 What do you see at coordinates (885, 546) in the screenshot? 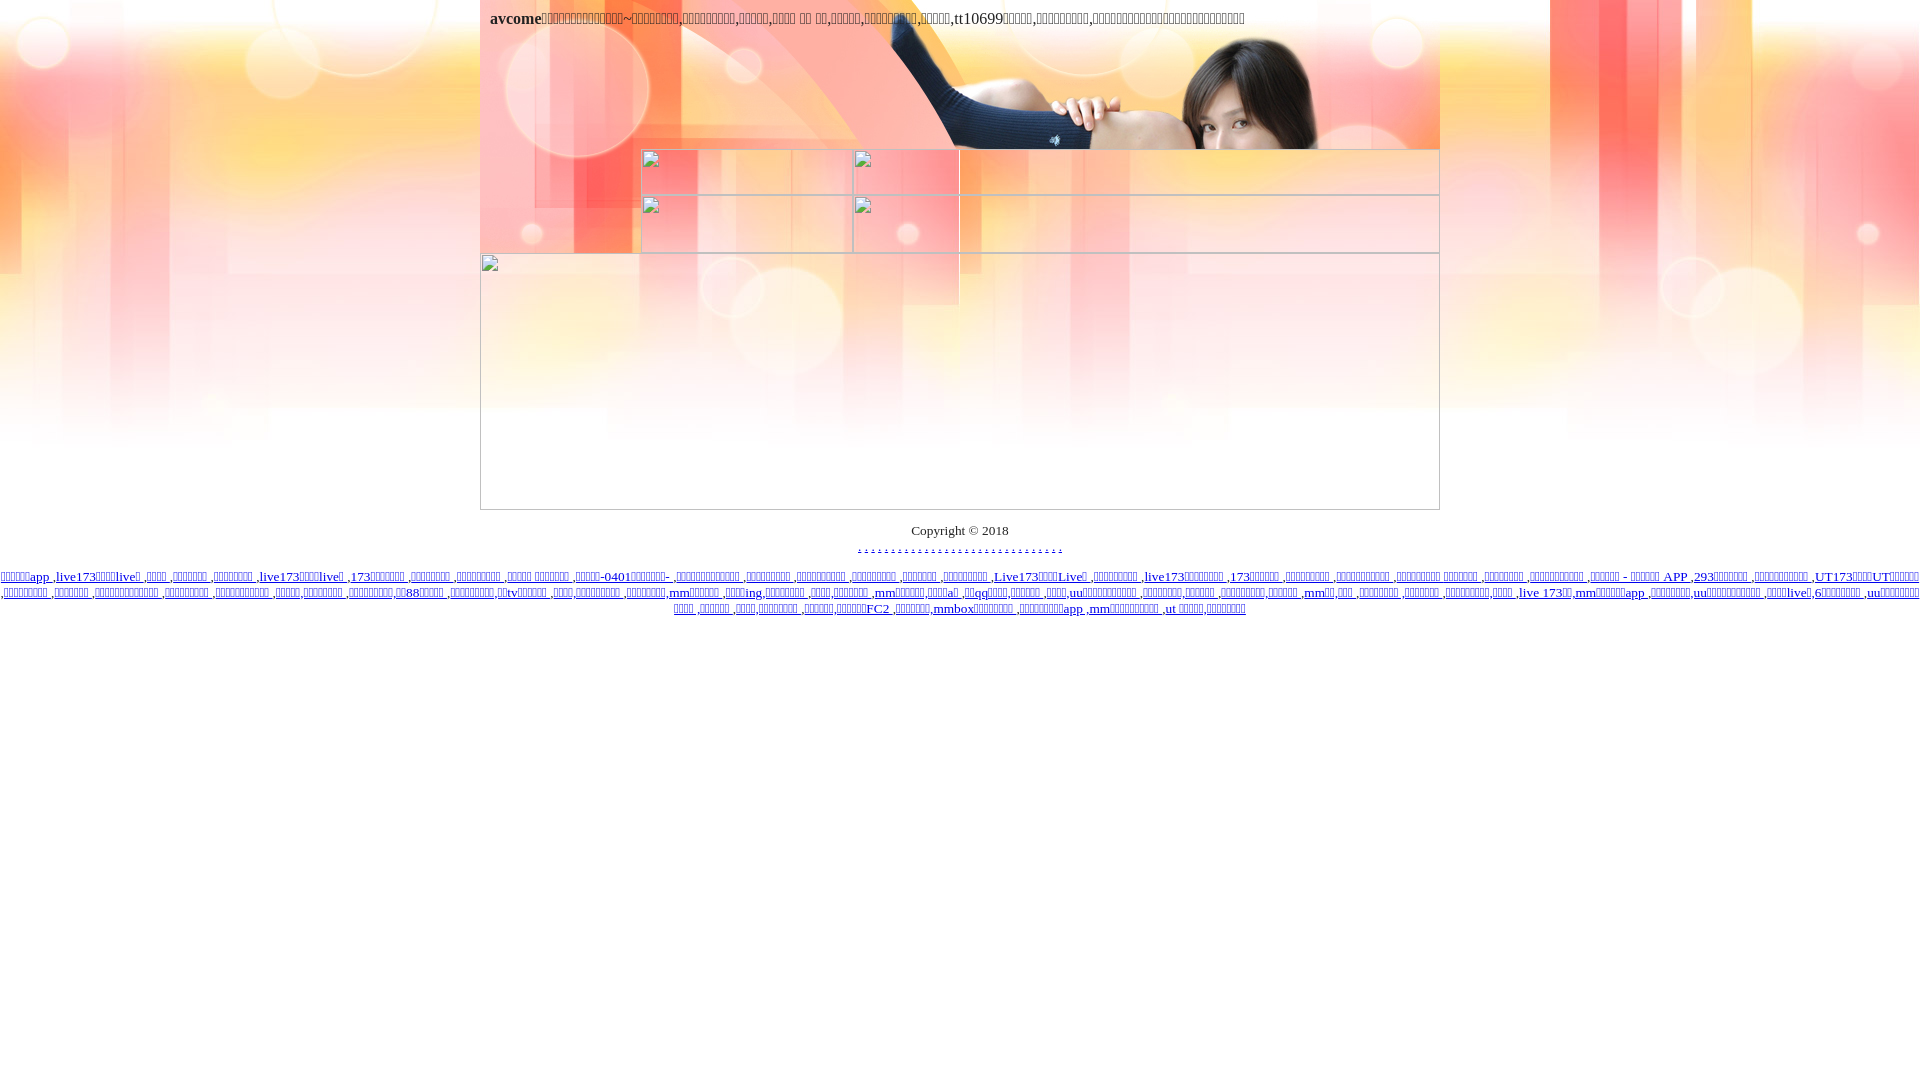
I see `'.'` at bounding box center [885, 546].